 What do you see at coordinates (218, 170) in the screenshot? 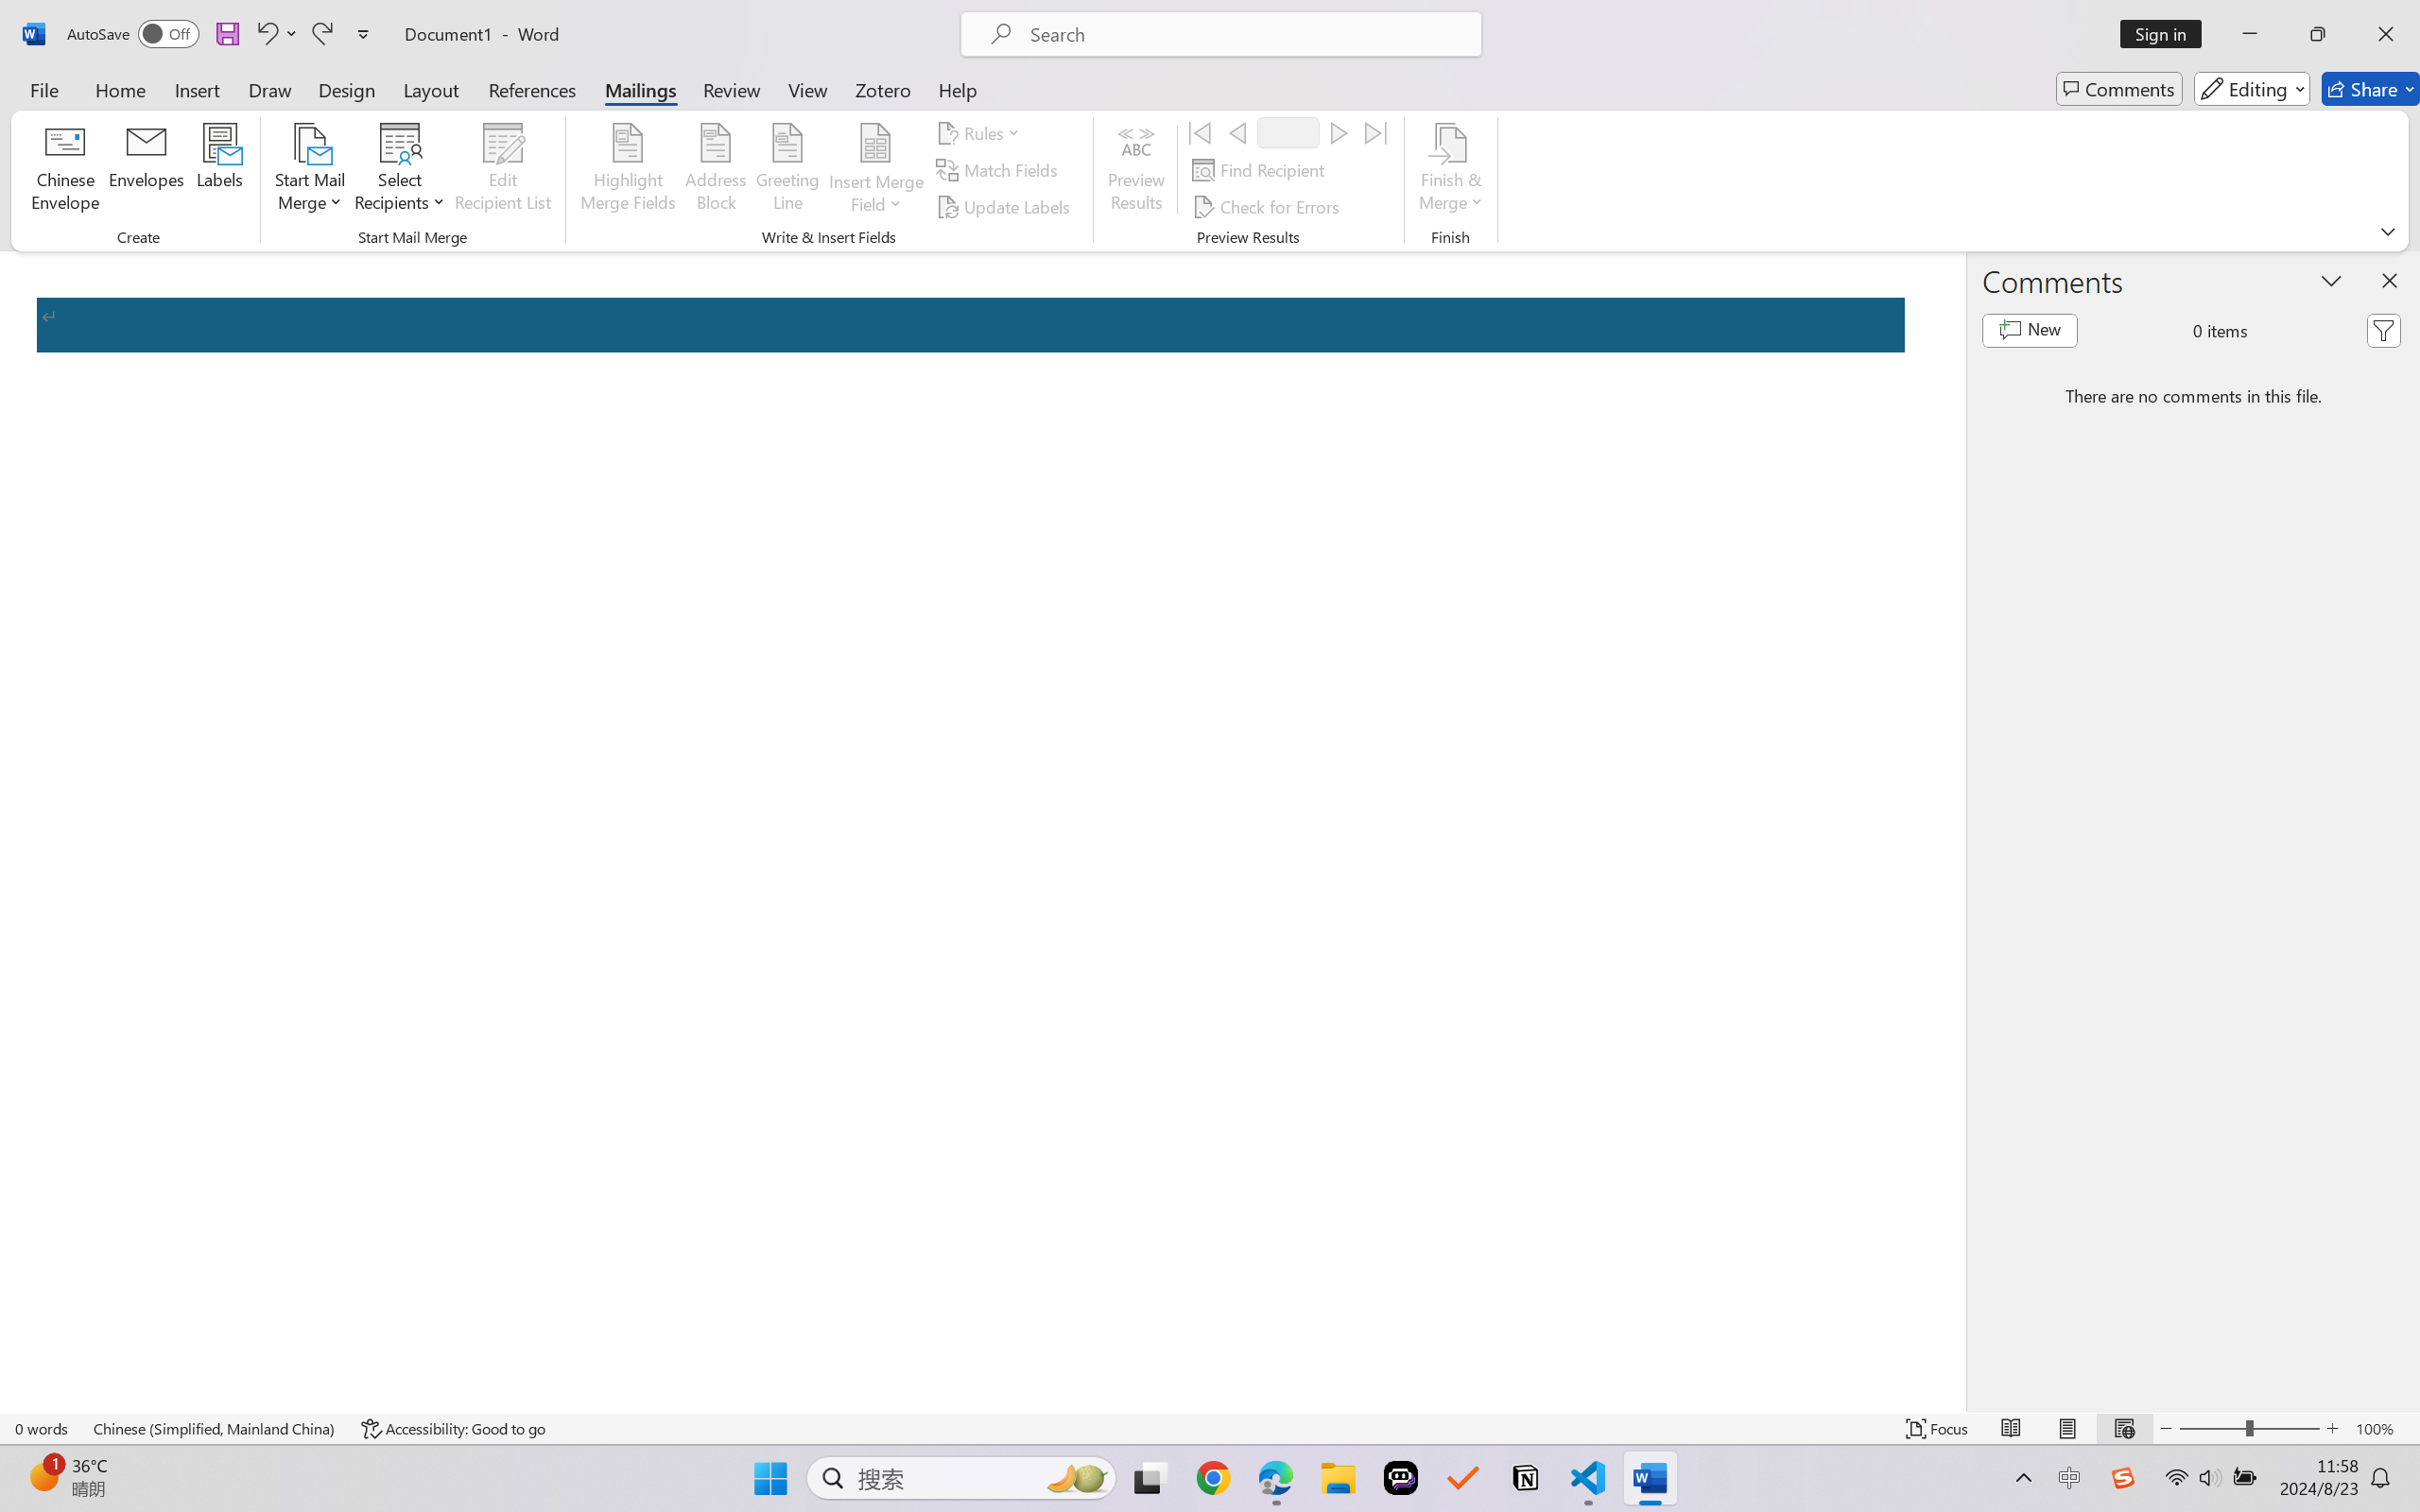
I see `'Labels...'` at bounding box center [218, 170].